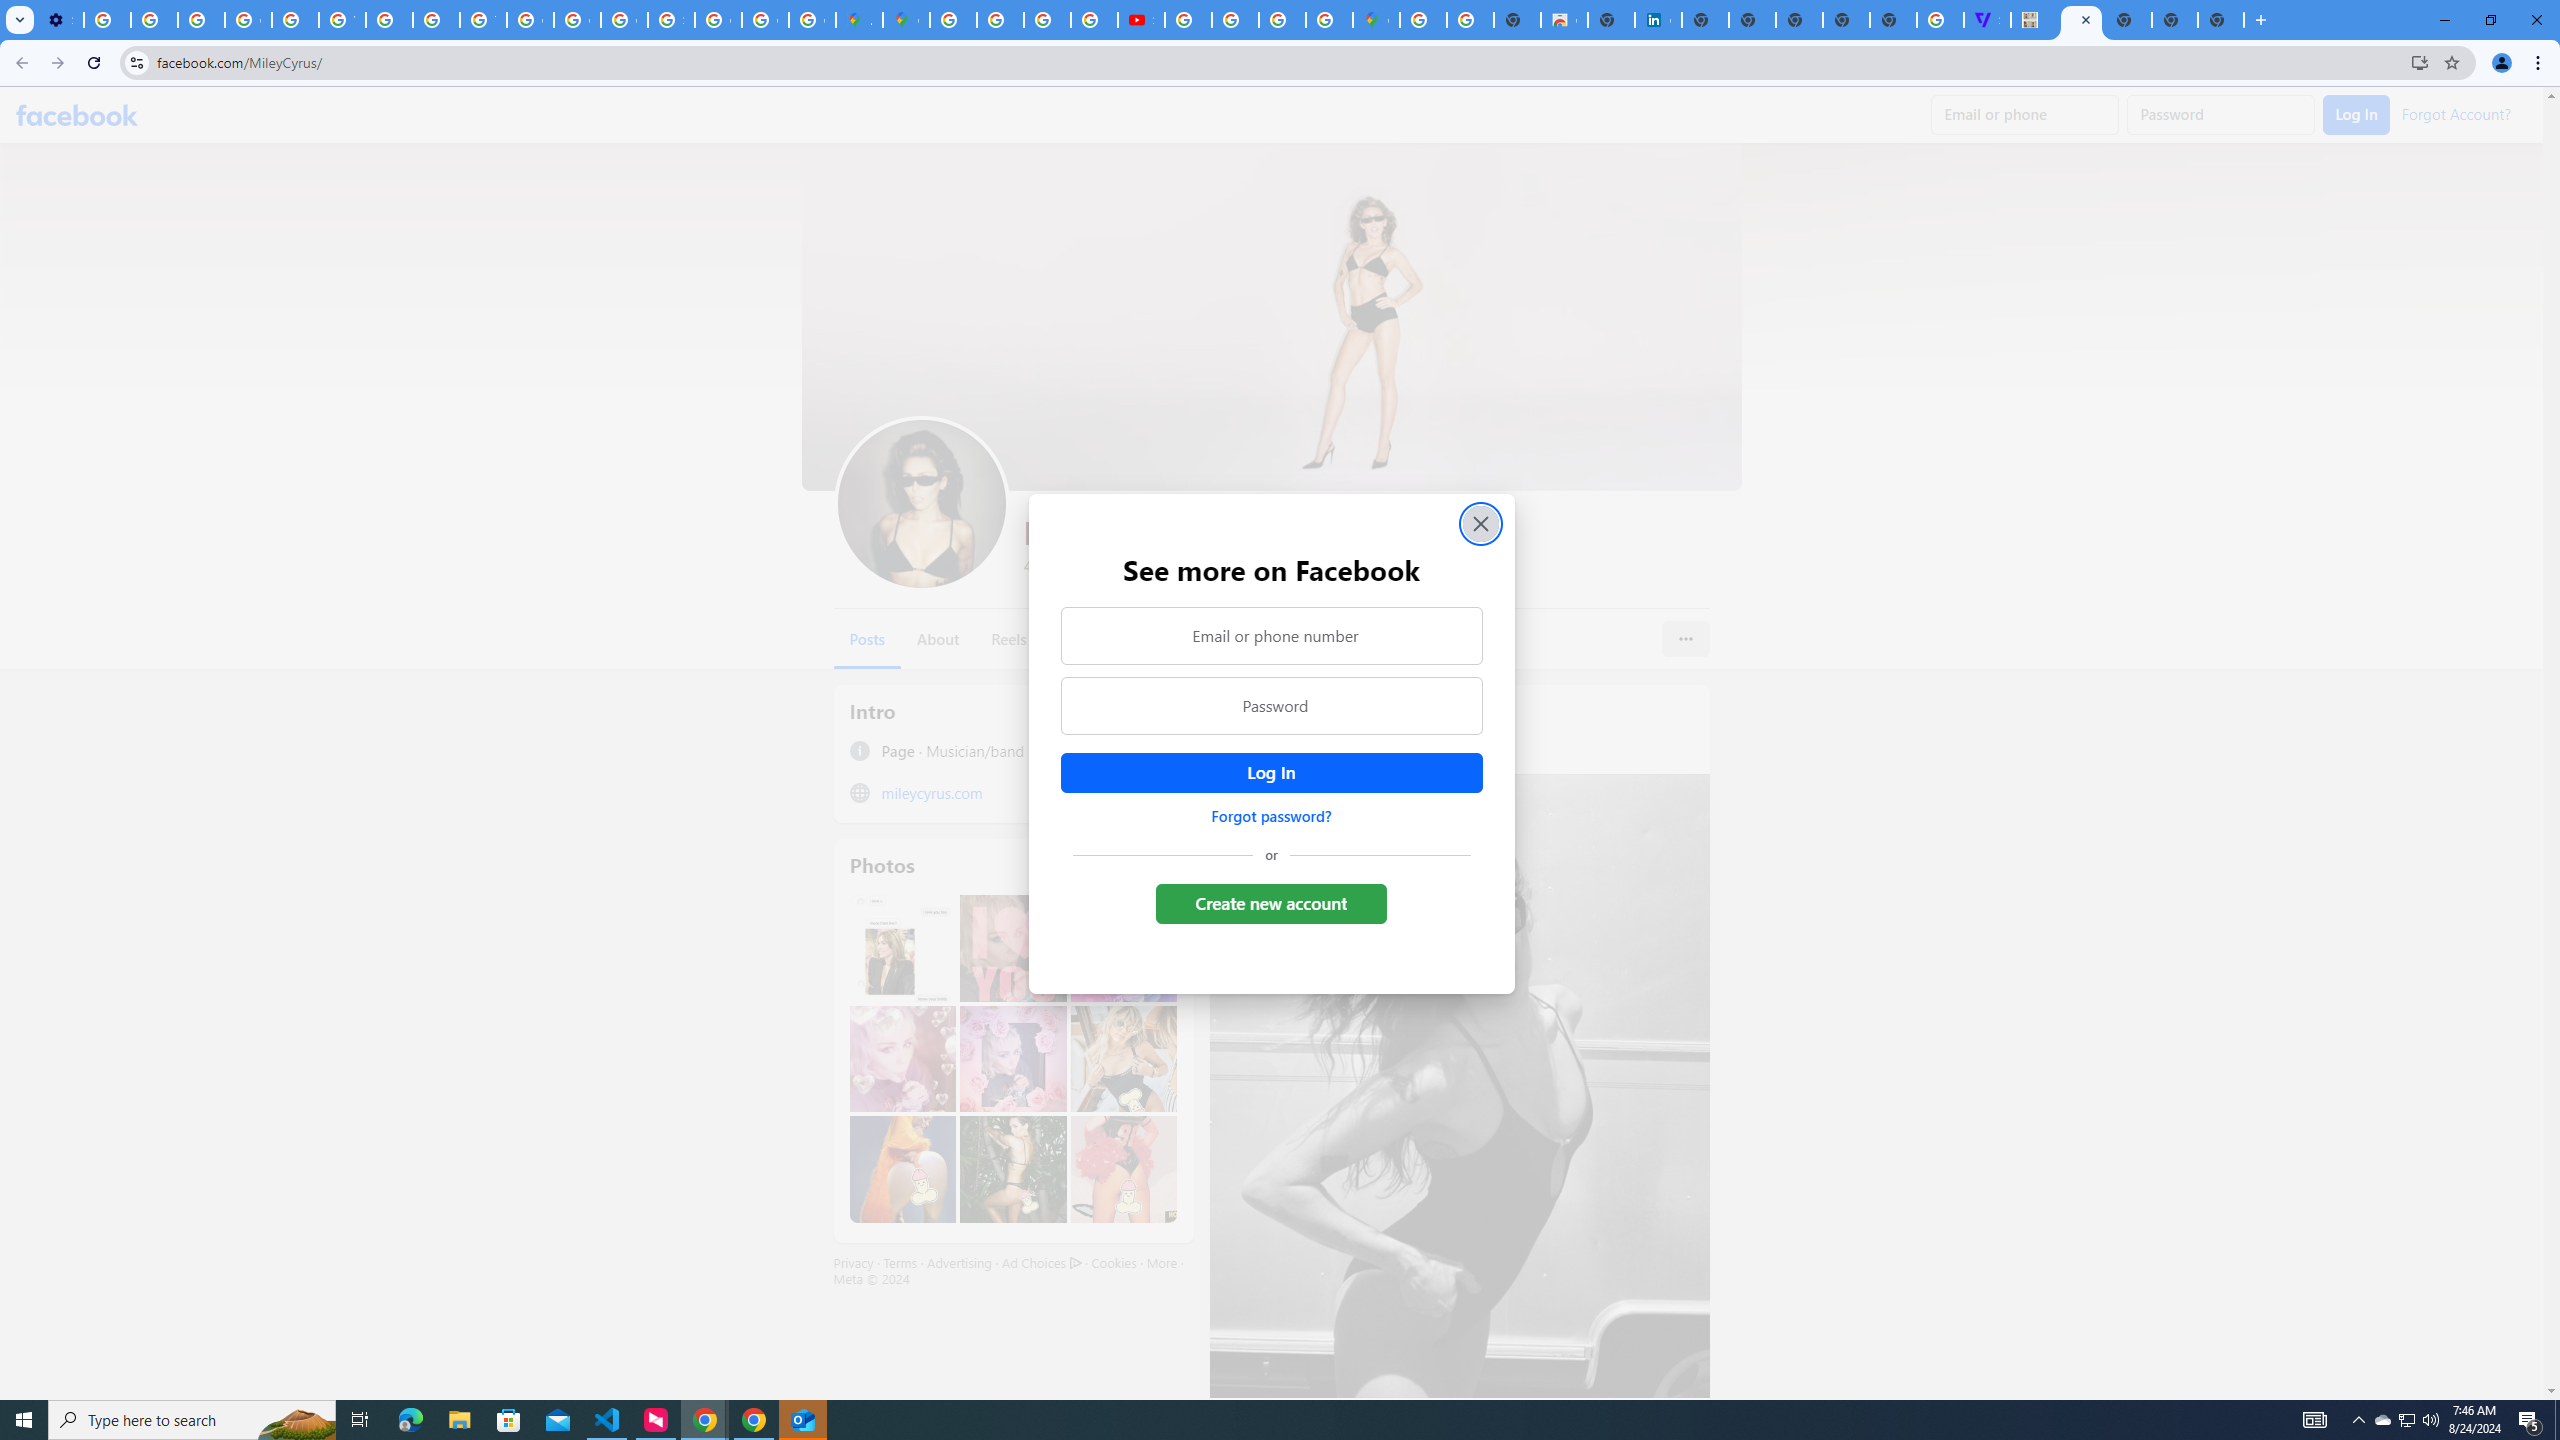  I want to click on 'https://scholar.google.com/', so click(388, 19).